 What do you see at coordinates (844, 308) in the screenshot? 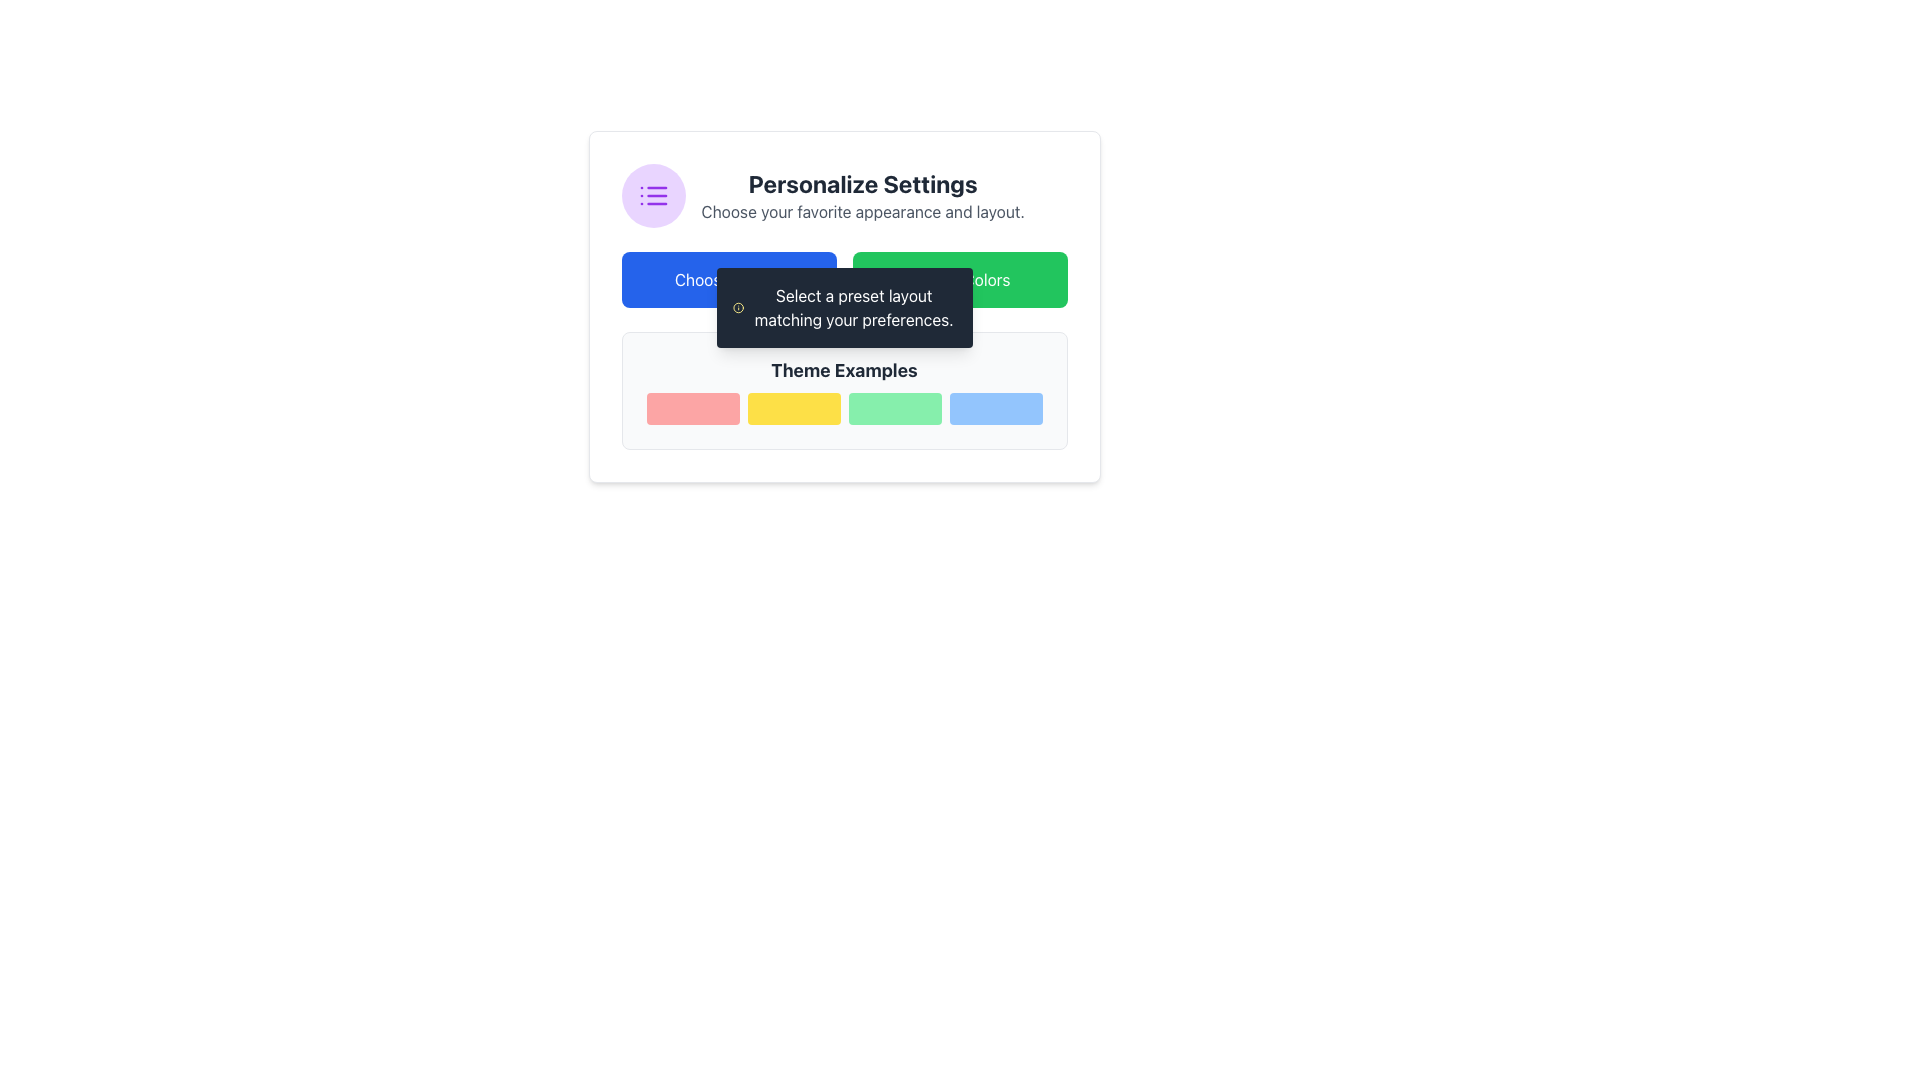
I see `the Informational Tooltip located centrally above the theme examples section, which contains guidance or context for users` at bounding box center [844, 308].